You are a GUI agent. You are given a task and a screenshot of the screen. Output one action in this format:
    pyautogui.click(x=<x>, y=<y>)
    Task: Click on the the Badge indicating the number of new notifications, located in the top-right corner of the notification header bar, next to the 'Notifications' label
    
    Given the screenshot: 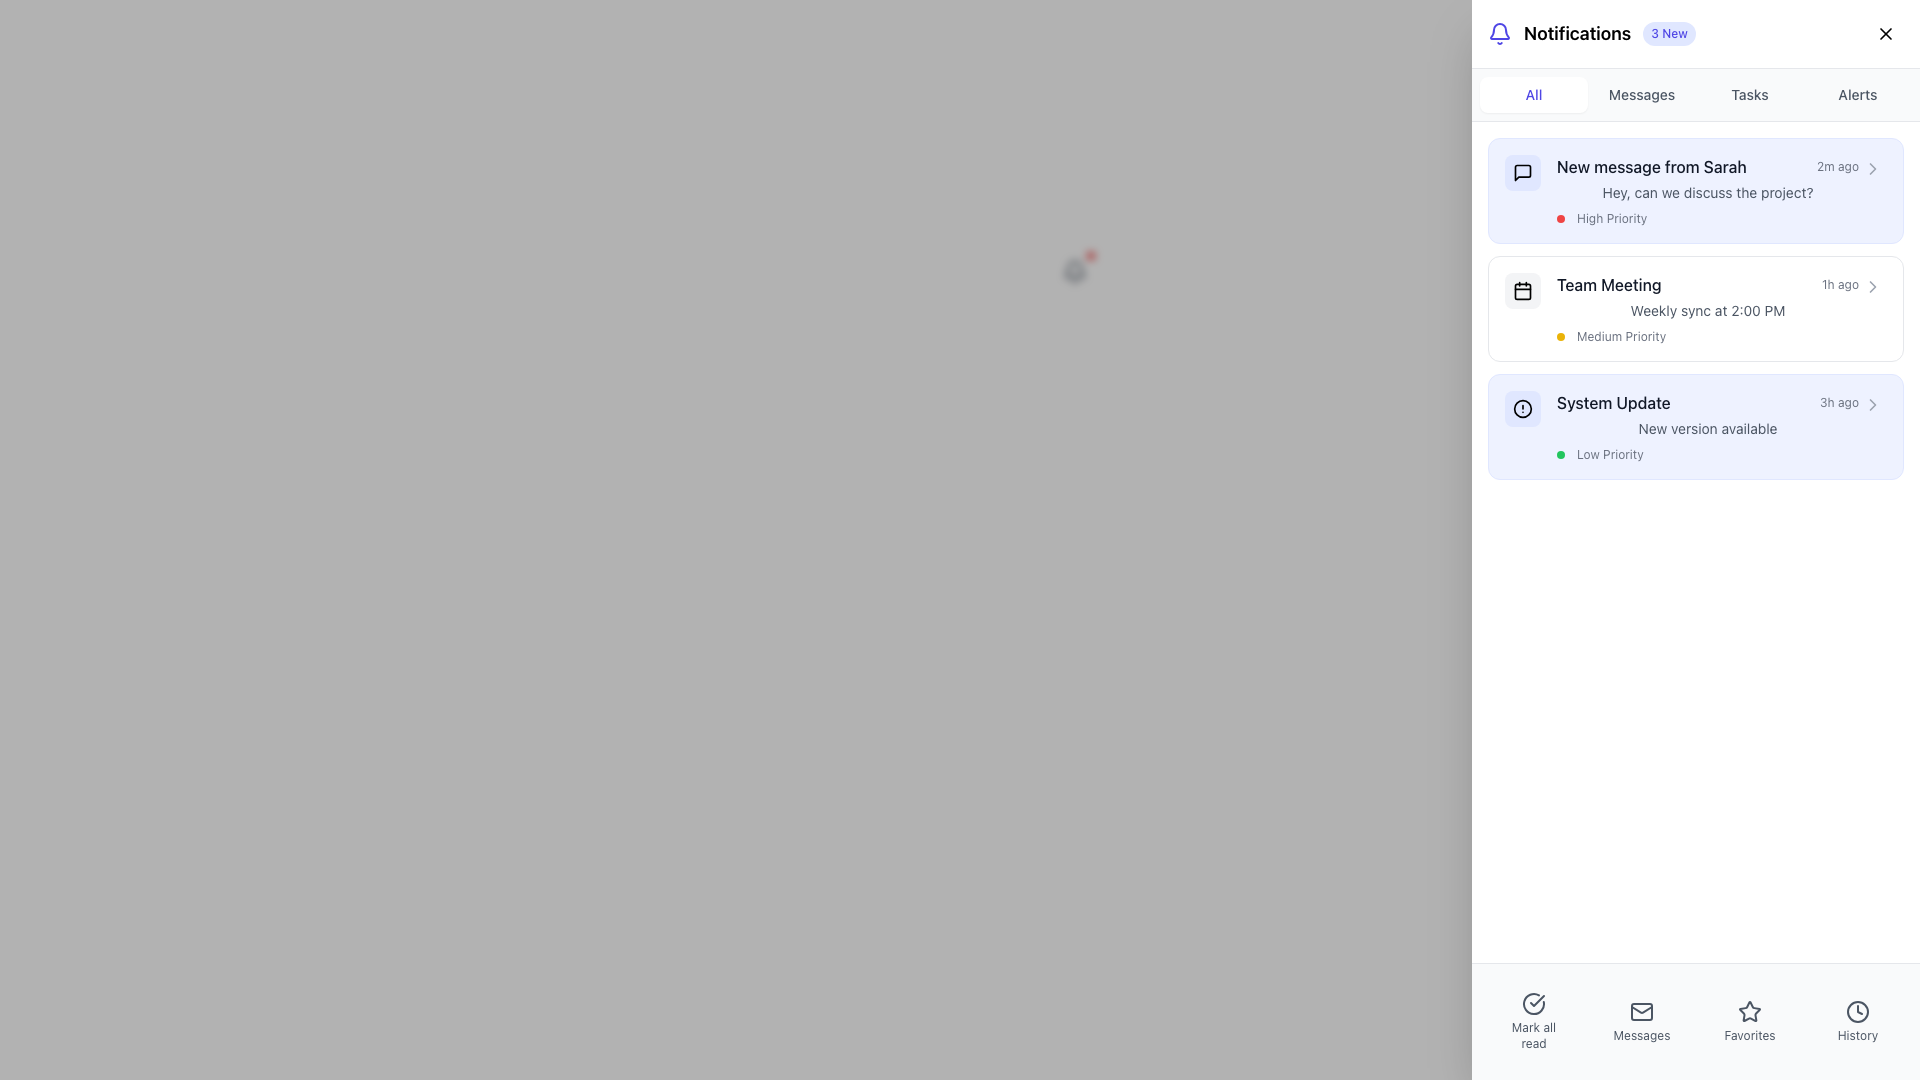 What is the action you would take?
    pyautogui.click(x=1669, y=34)
    